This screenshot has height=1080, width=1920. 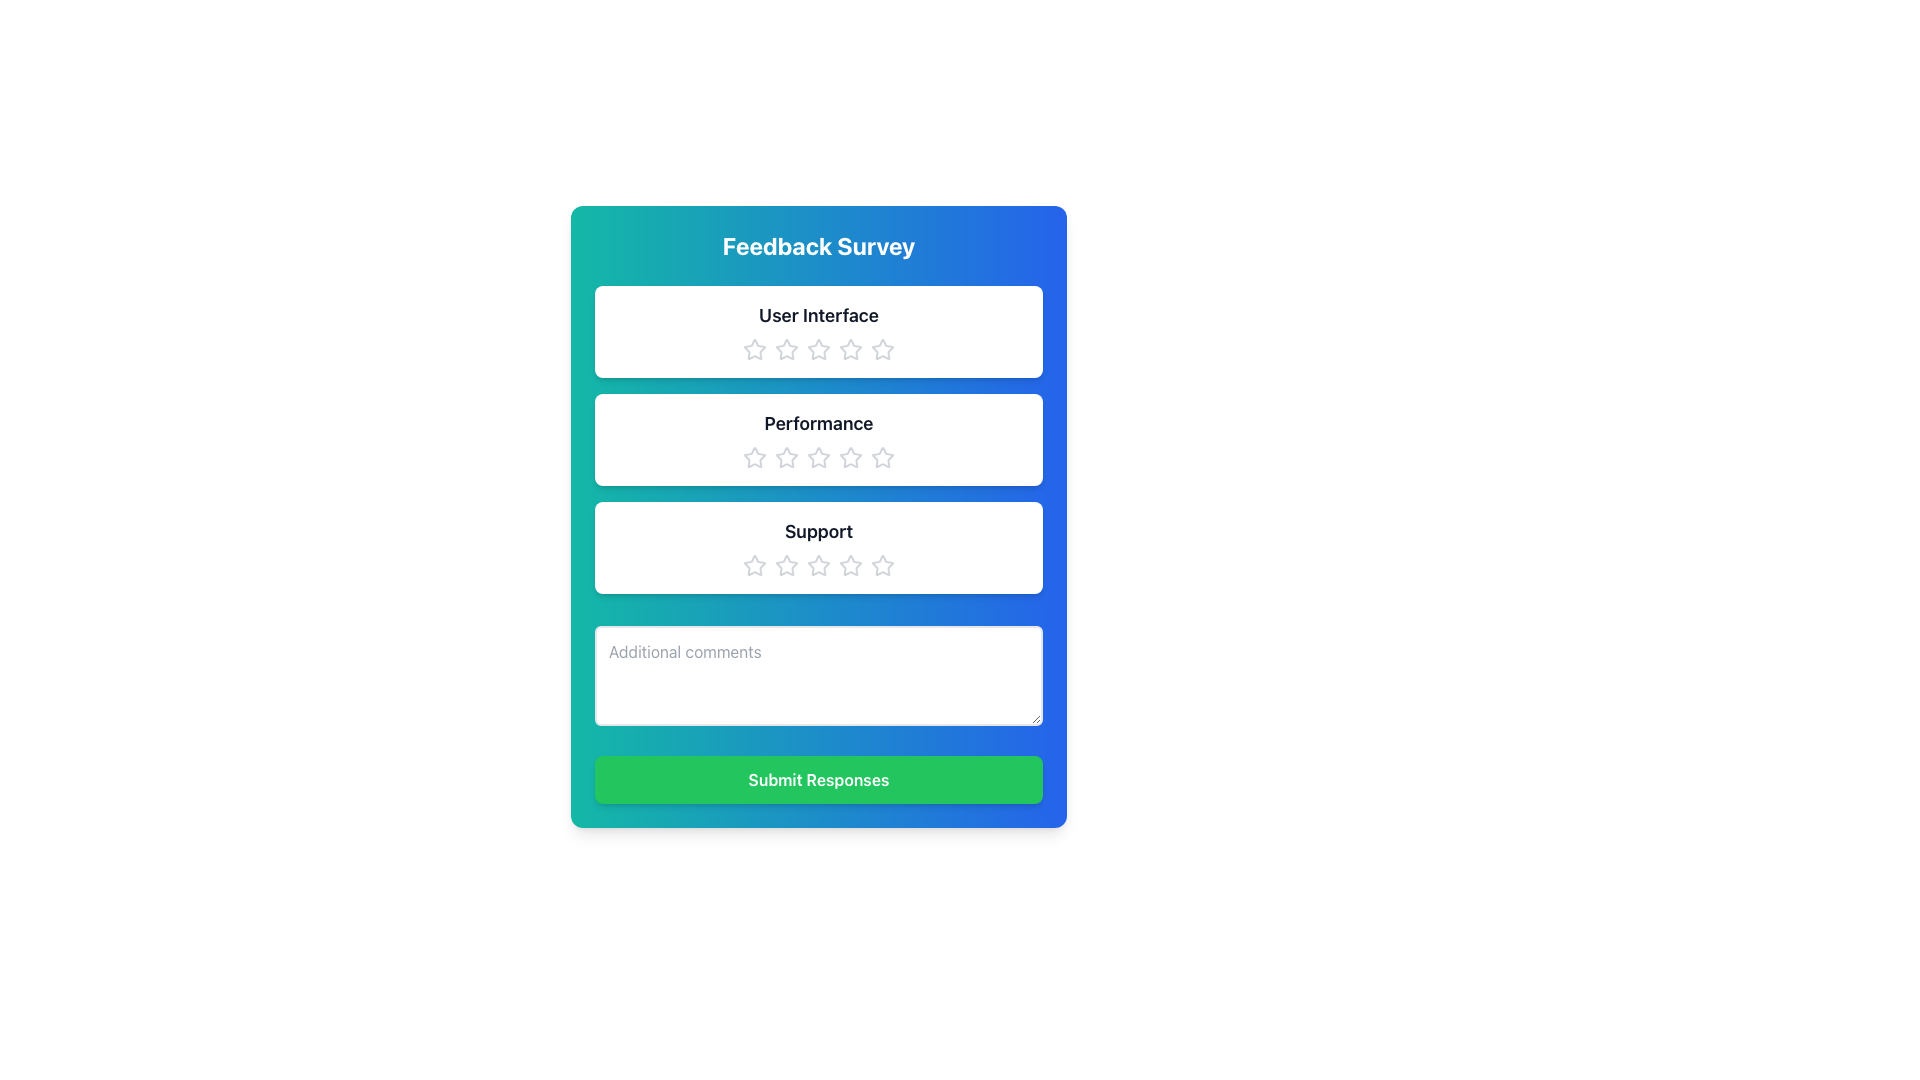 I want to click on the three-star rating icon button located under the 'Support' section of the feedback form interface, so click(x=819, y=565).